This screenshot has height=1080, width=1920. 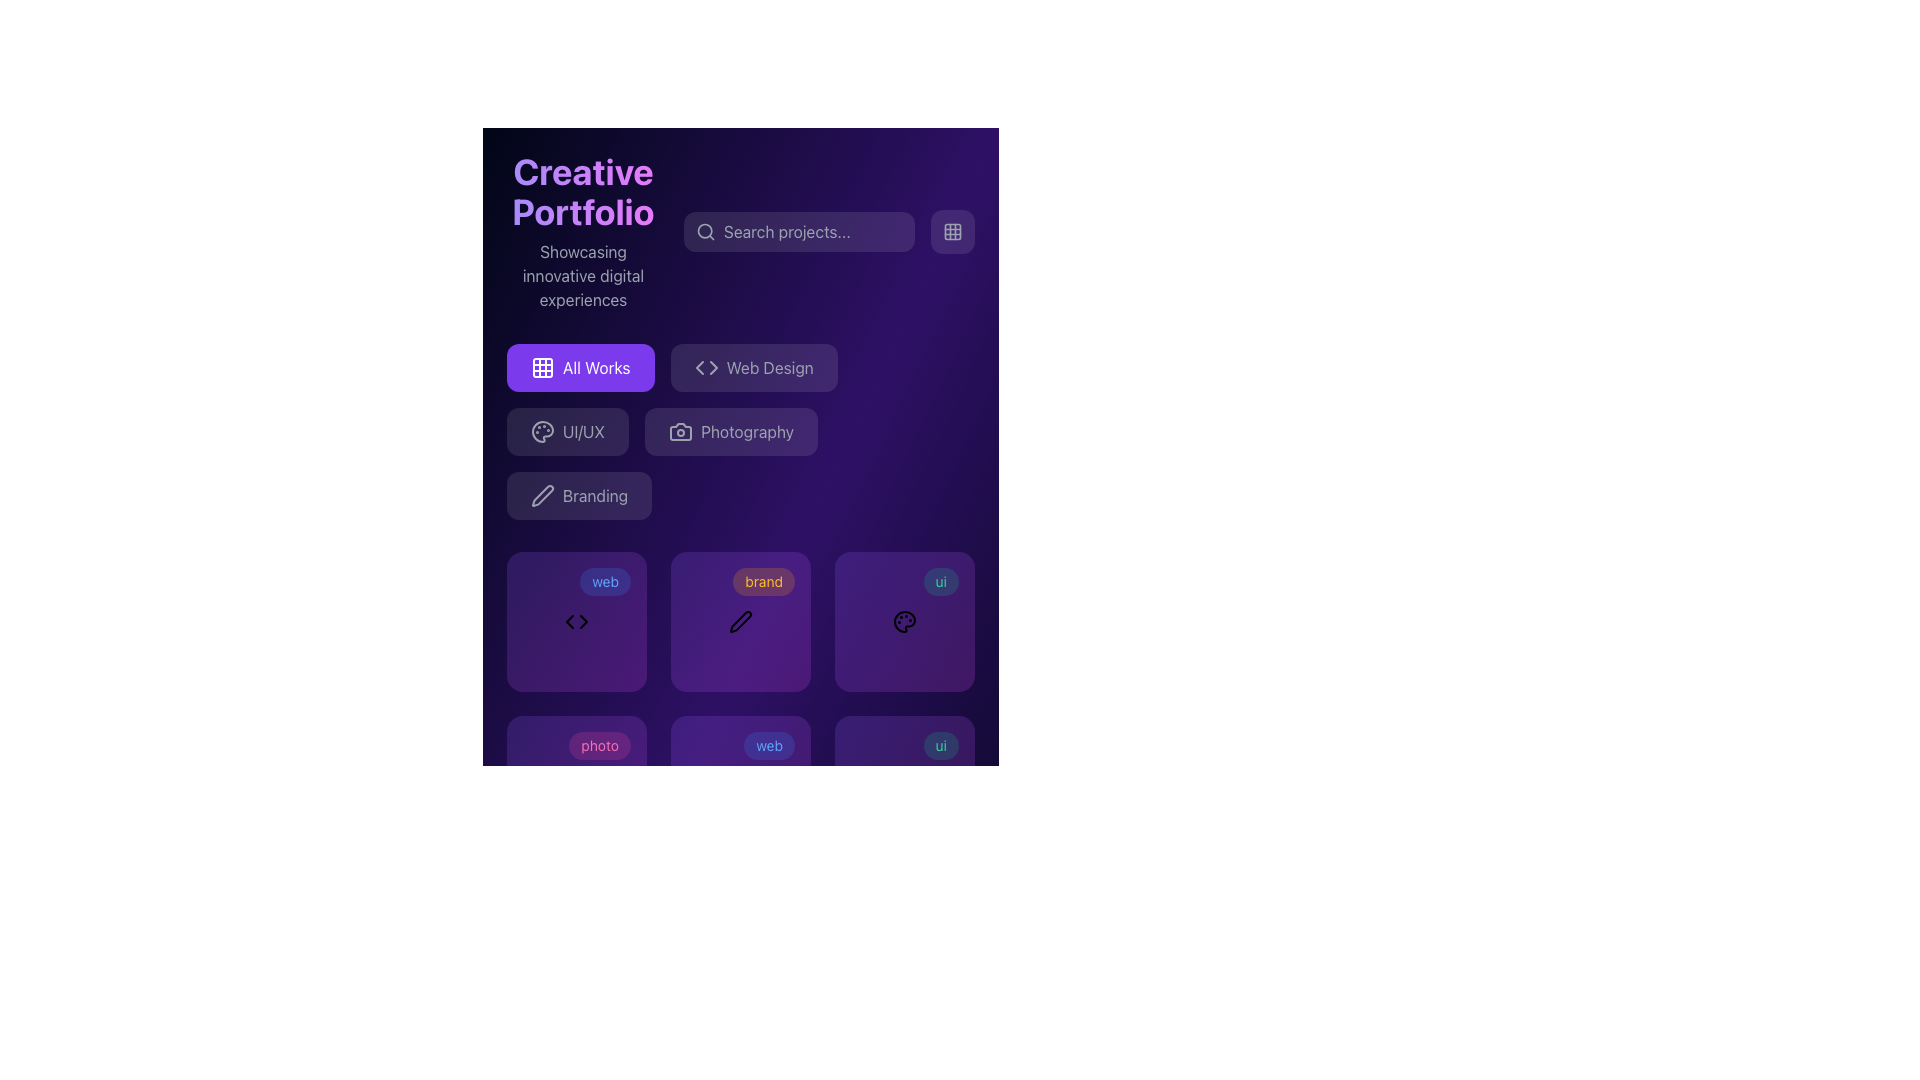 I want to click on the rectangular badge labeled 'brand' with amber text and background, located at the top-right corner of the 'Brand Identity System' card, so click(x=763, y=582).